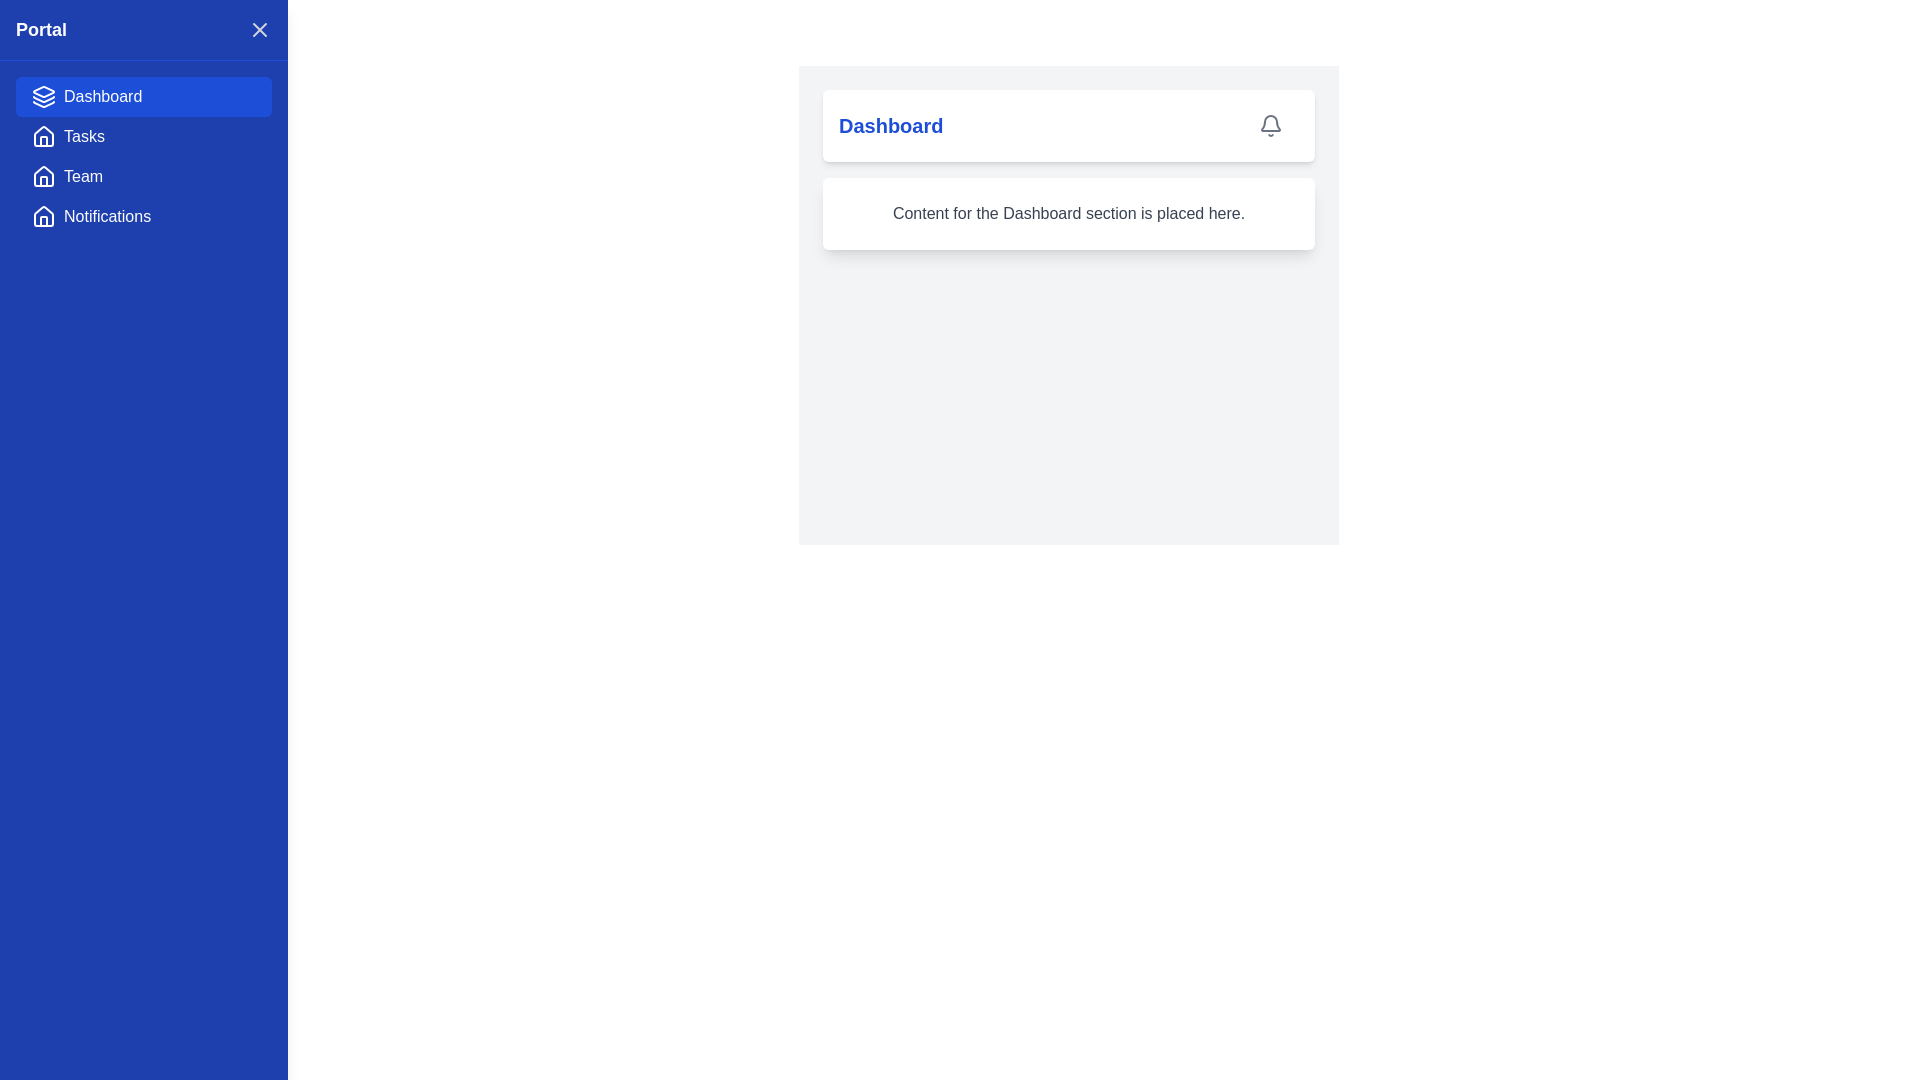 This screenshot has height=1080, width=1920. What do you see at coordinates (1270, 126) in the screenshot?
I see `the notification bell icon located at the top-right corner of the Dashboard heading bar` at bounding box center [1270, 126].